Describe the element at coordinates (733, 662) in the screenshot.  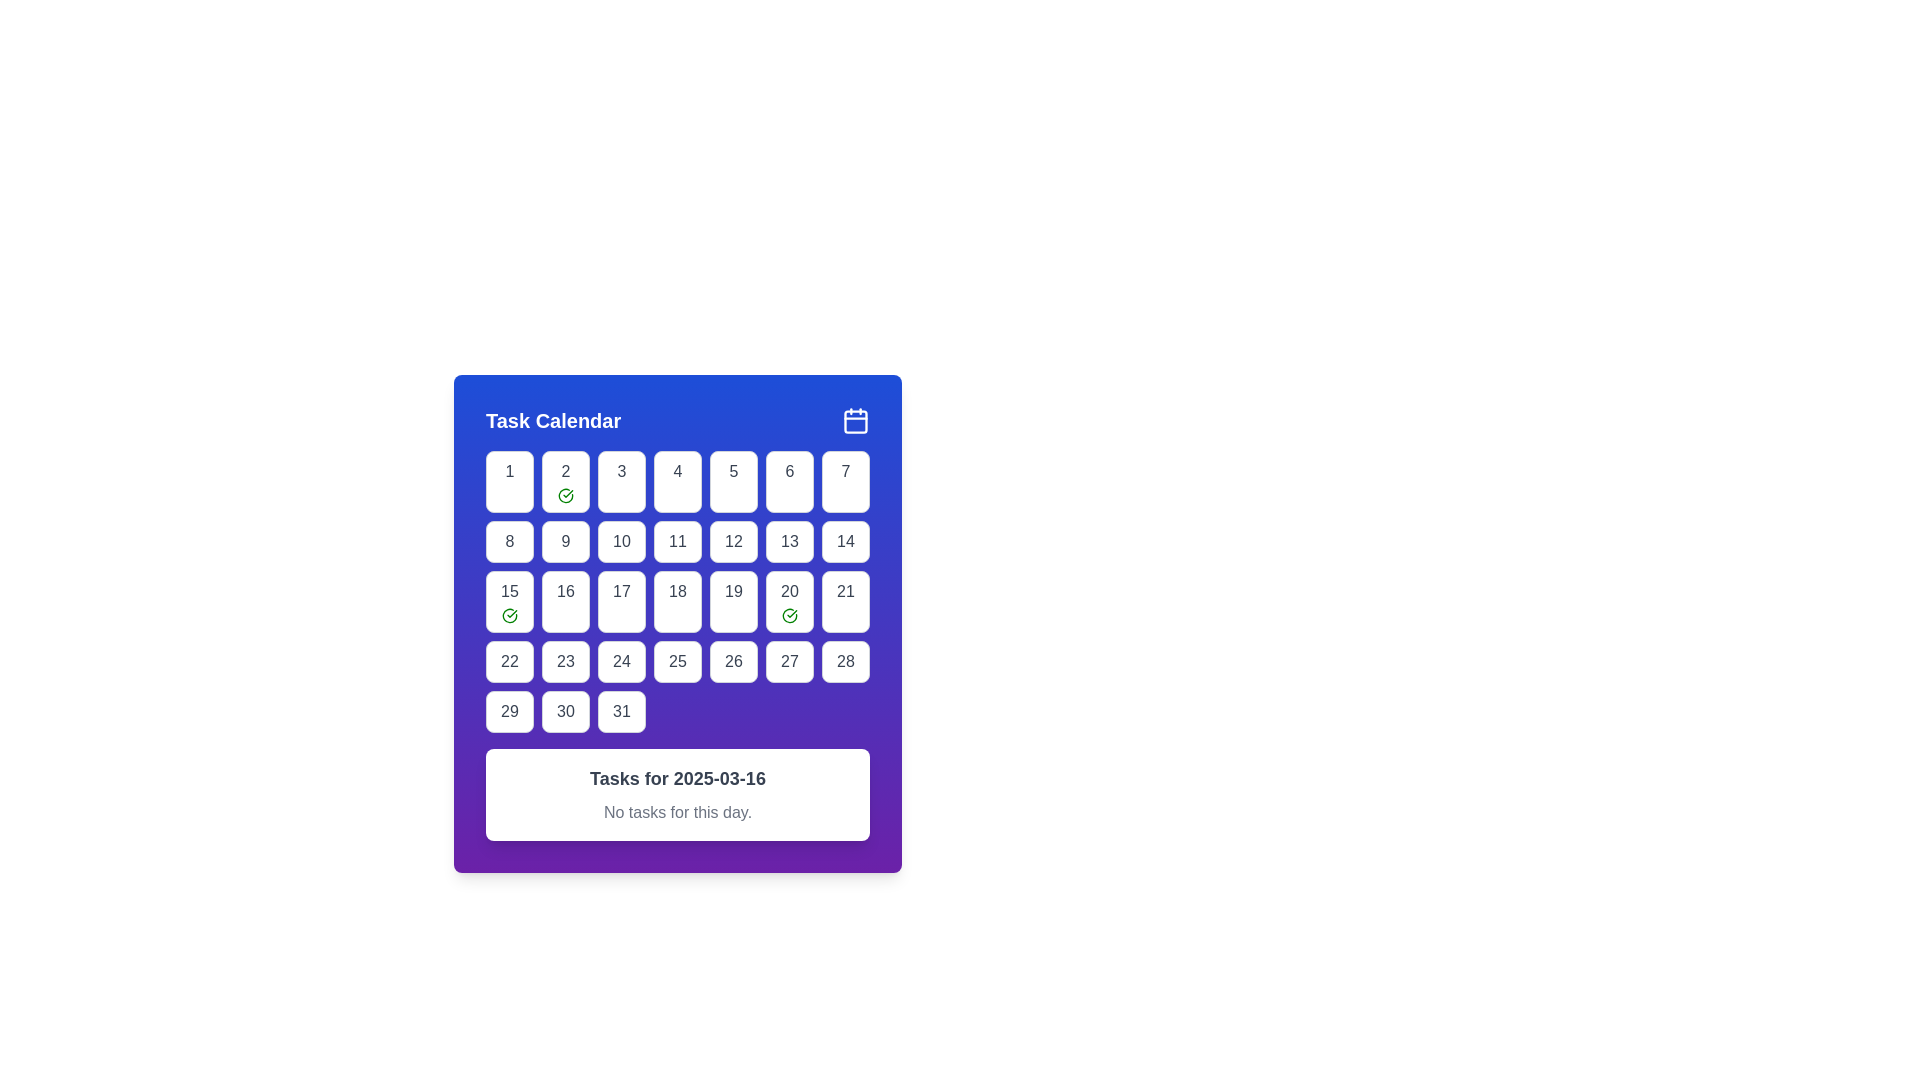
I see `the calendar button representing the 26th day of the month to interact with the tasks and events associated with that date` at that location.